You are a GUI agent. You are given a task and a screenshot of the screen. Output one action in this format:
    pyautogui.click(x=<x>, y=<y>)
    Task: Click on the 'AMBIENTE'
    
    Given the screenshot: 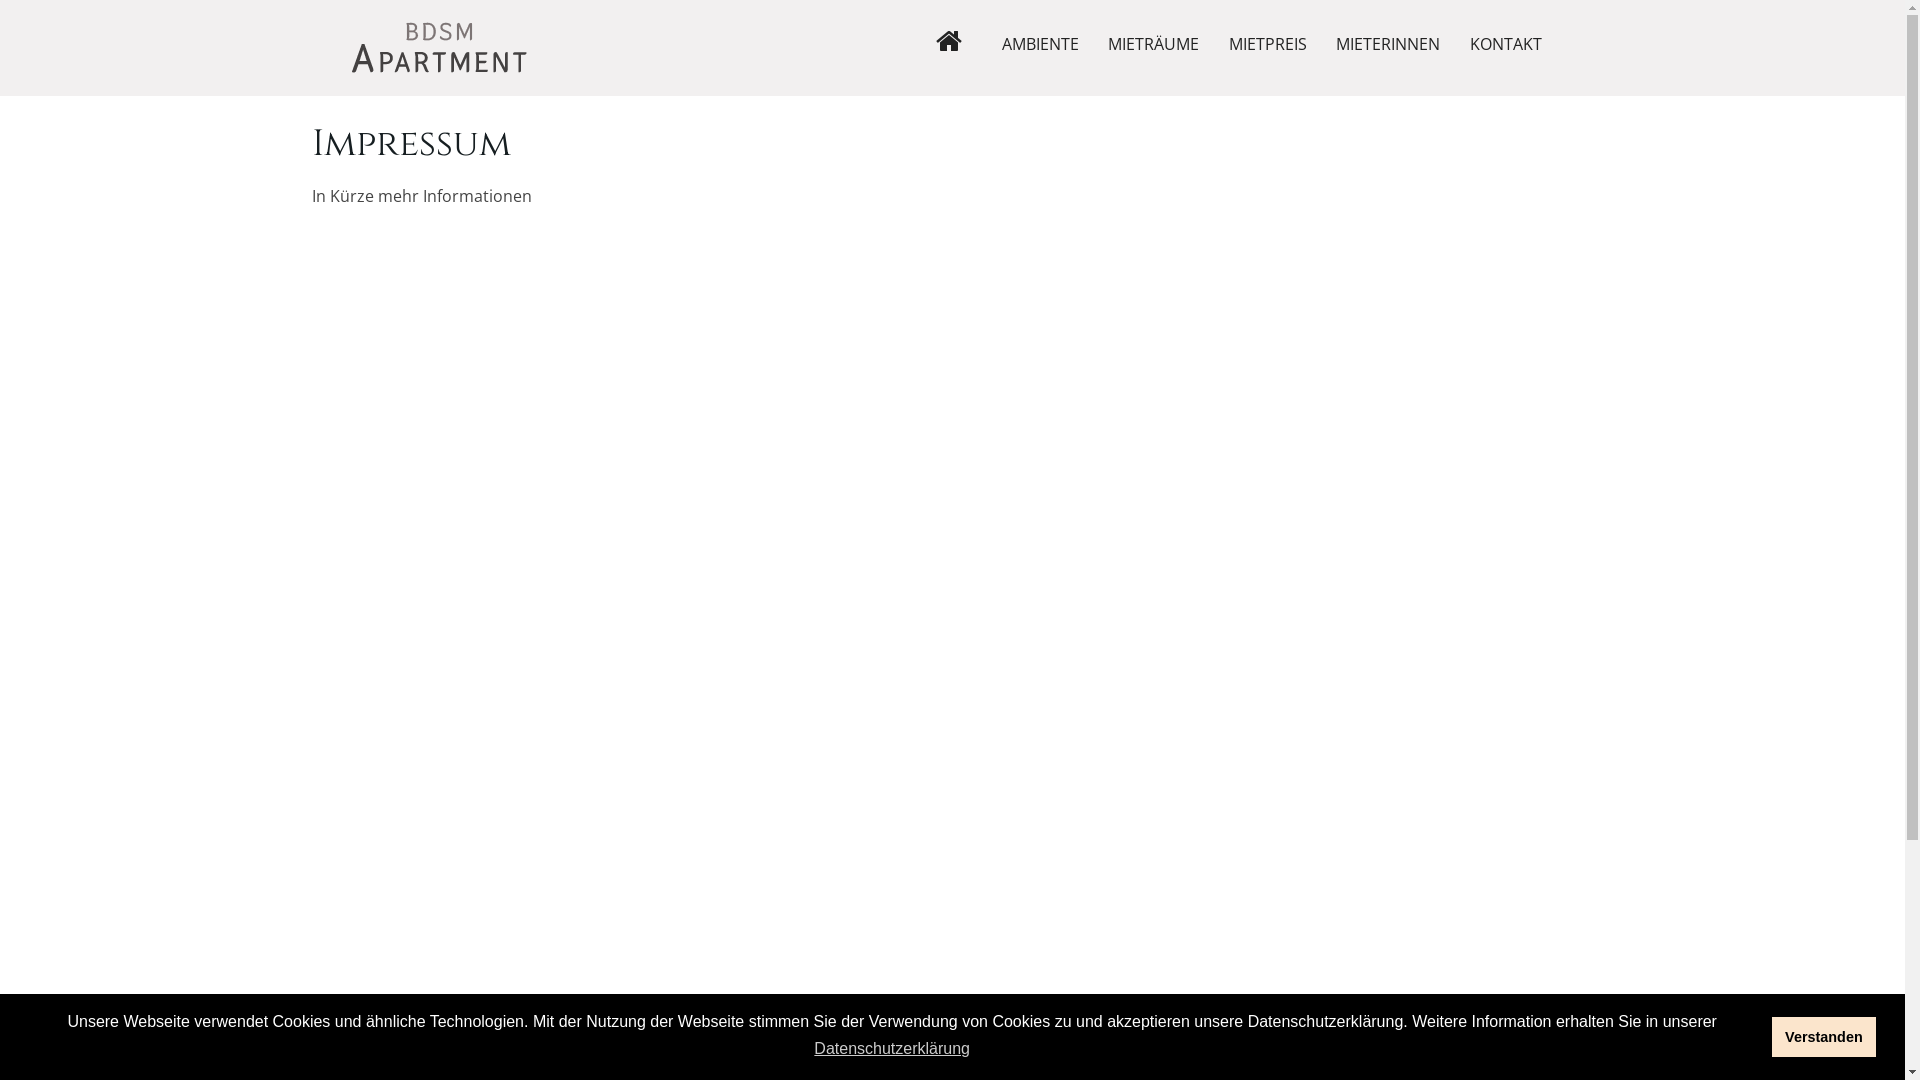 What is the action you would take?
    pyautogui.click(x=1040, y=43)
    